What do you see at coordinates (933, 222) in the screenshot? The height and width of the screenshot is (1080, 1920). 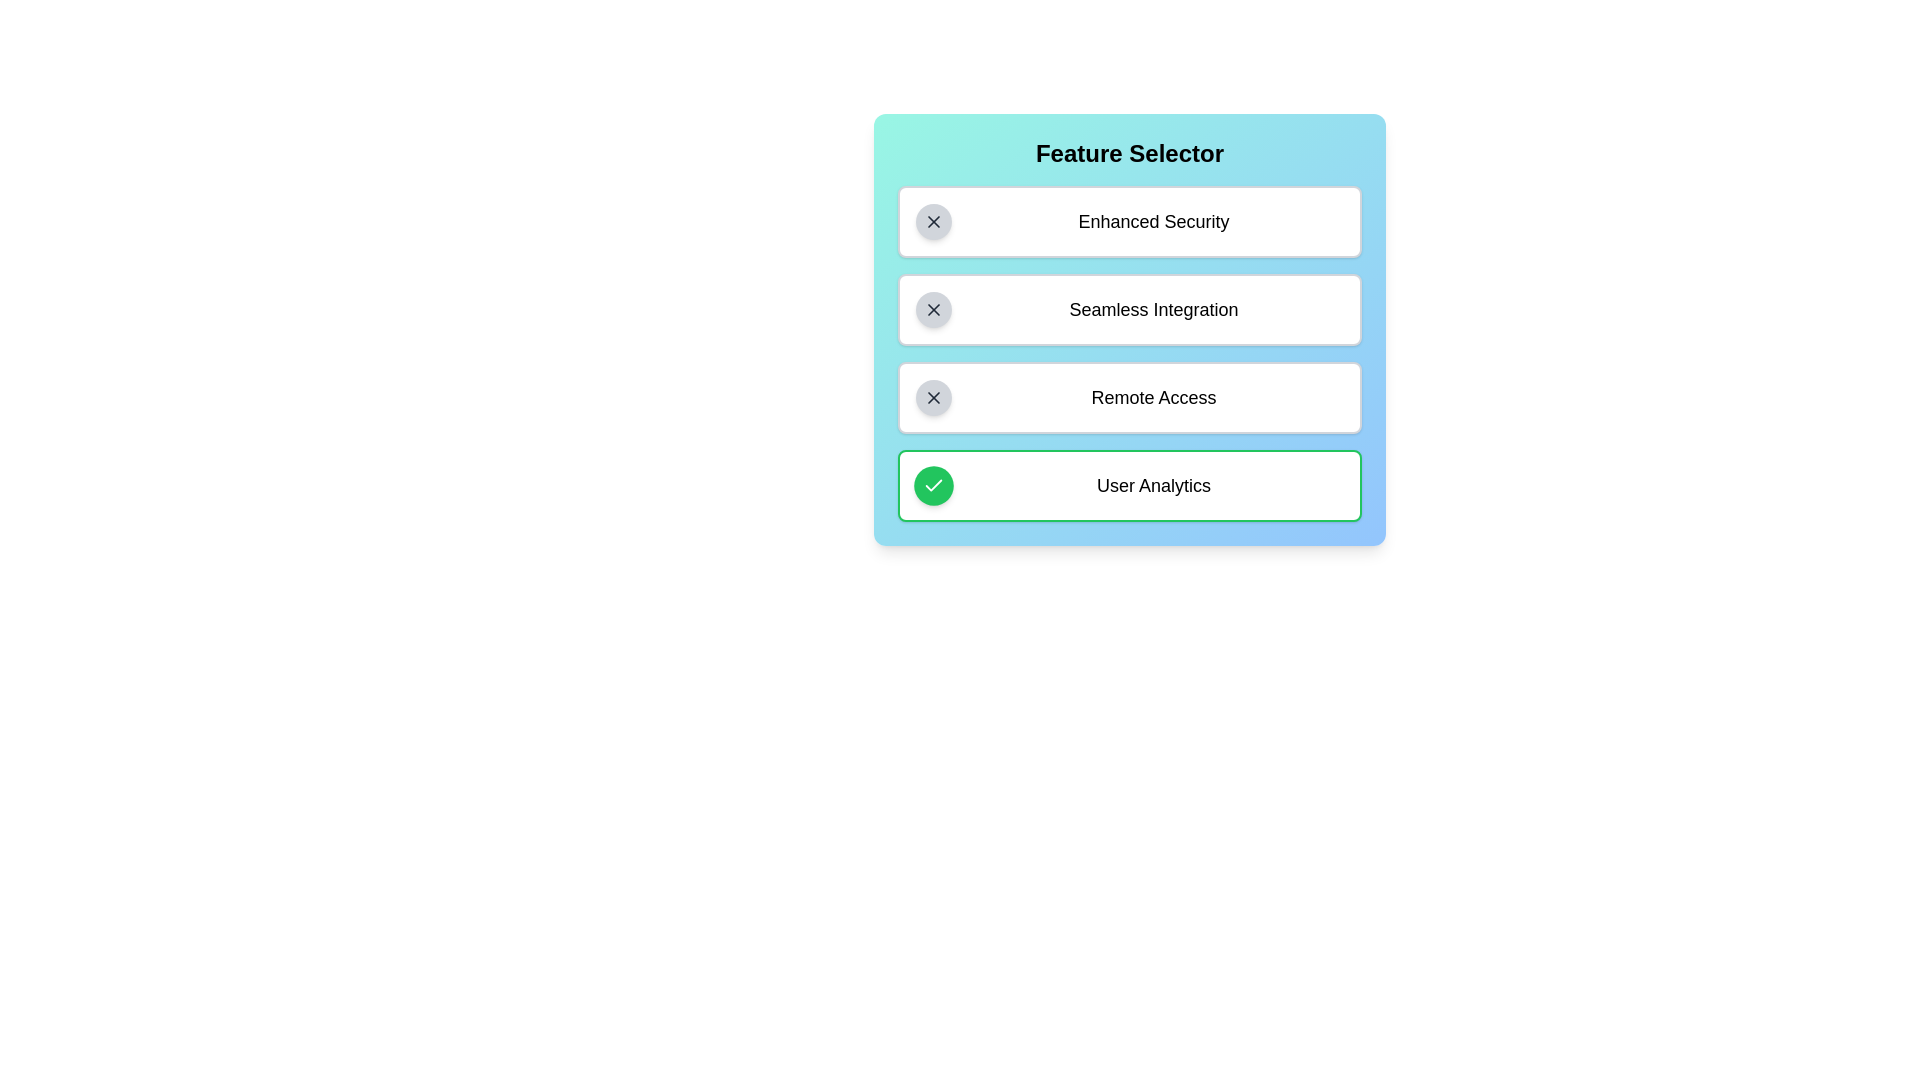 I see `the feature Enhanced Security by clicking its button` at bounding box center [933, 222].